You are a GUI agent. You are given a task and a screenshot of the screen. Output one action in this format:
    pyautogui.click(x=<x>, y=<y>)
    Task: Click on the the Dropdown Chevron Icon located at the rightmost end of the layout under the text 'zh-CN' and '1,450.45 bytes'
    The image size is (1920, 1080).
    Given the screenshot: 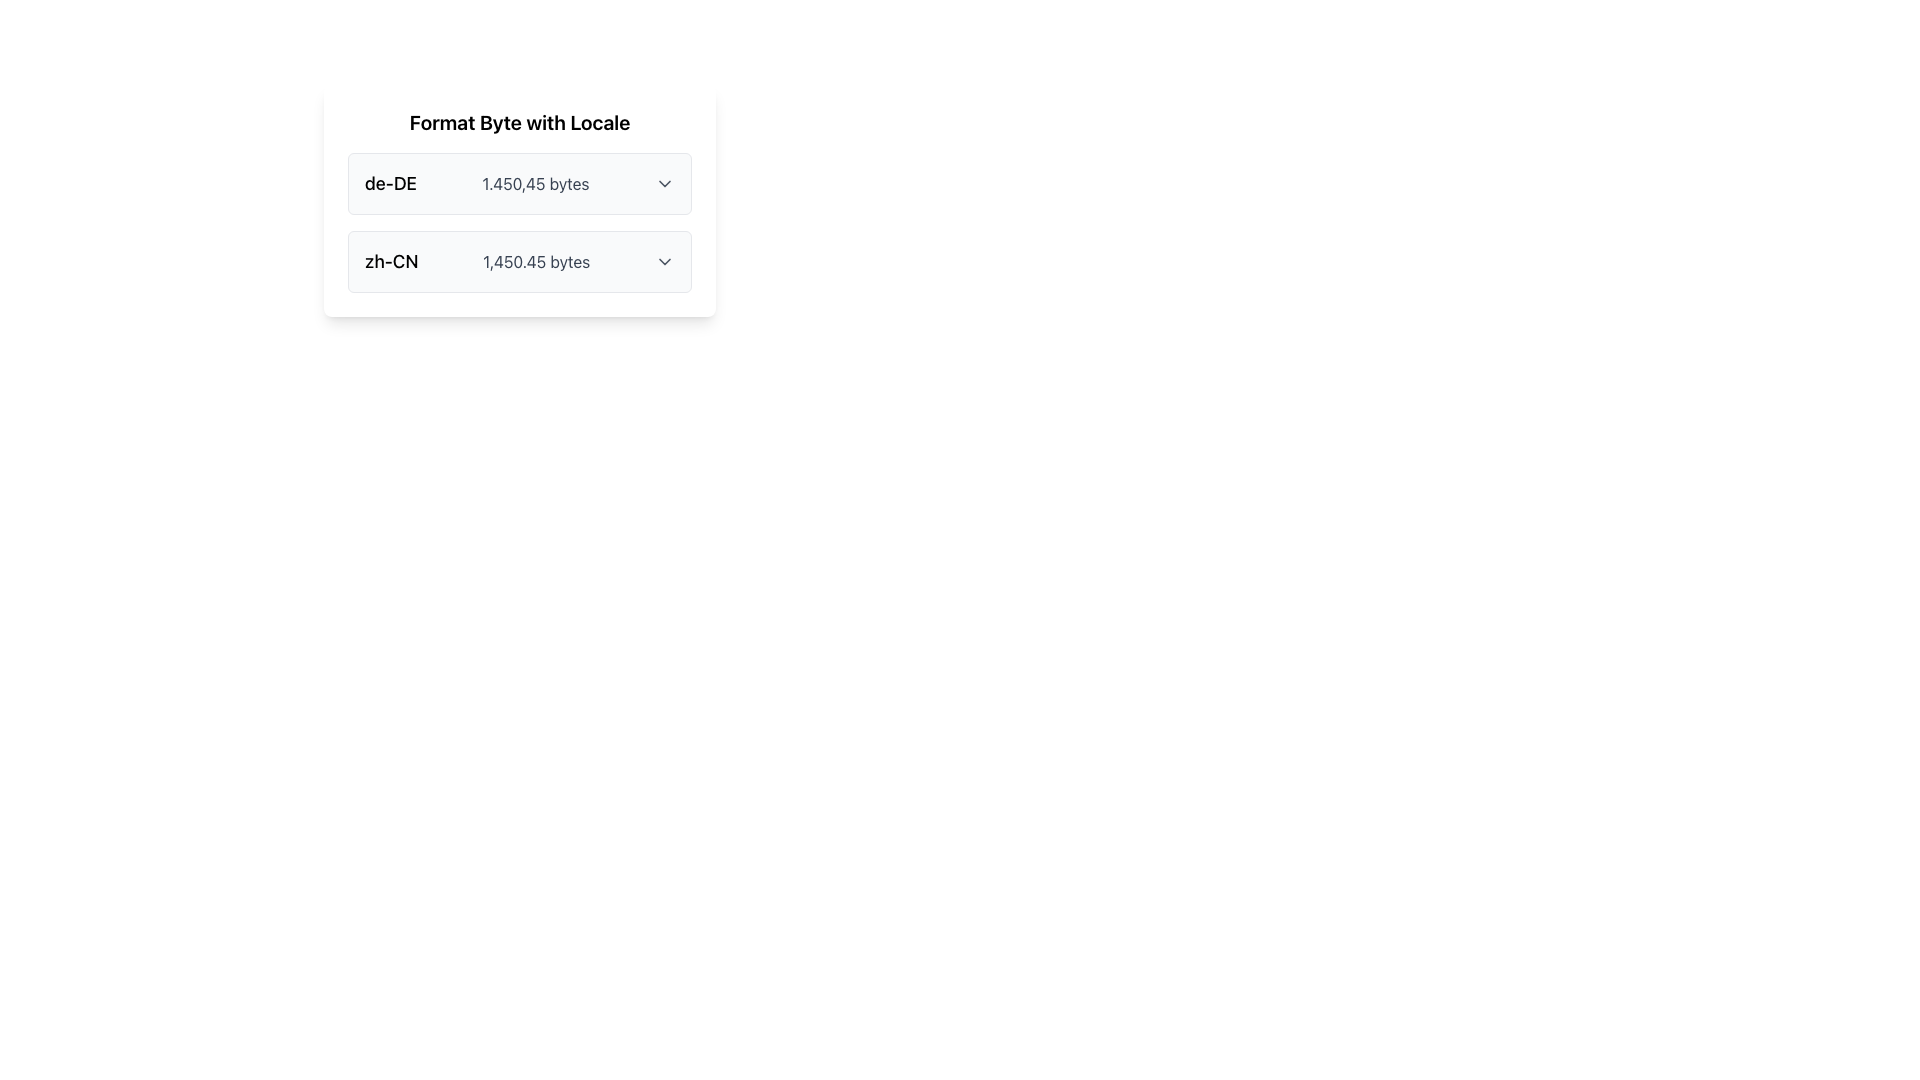 What is the action you would take?
    pyautogui.click(x=664, y=261)
    